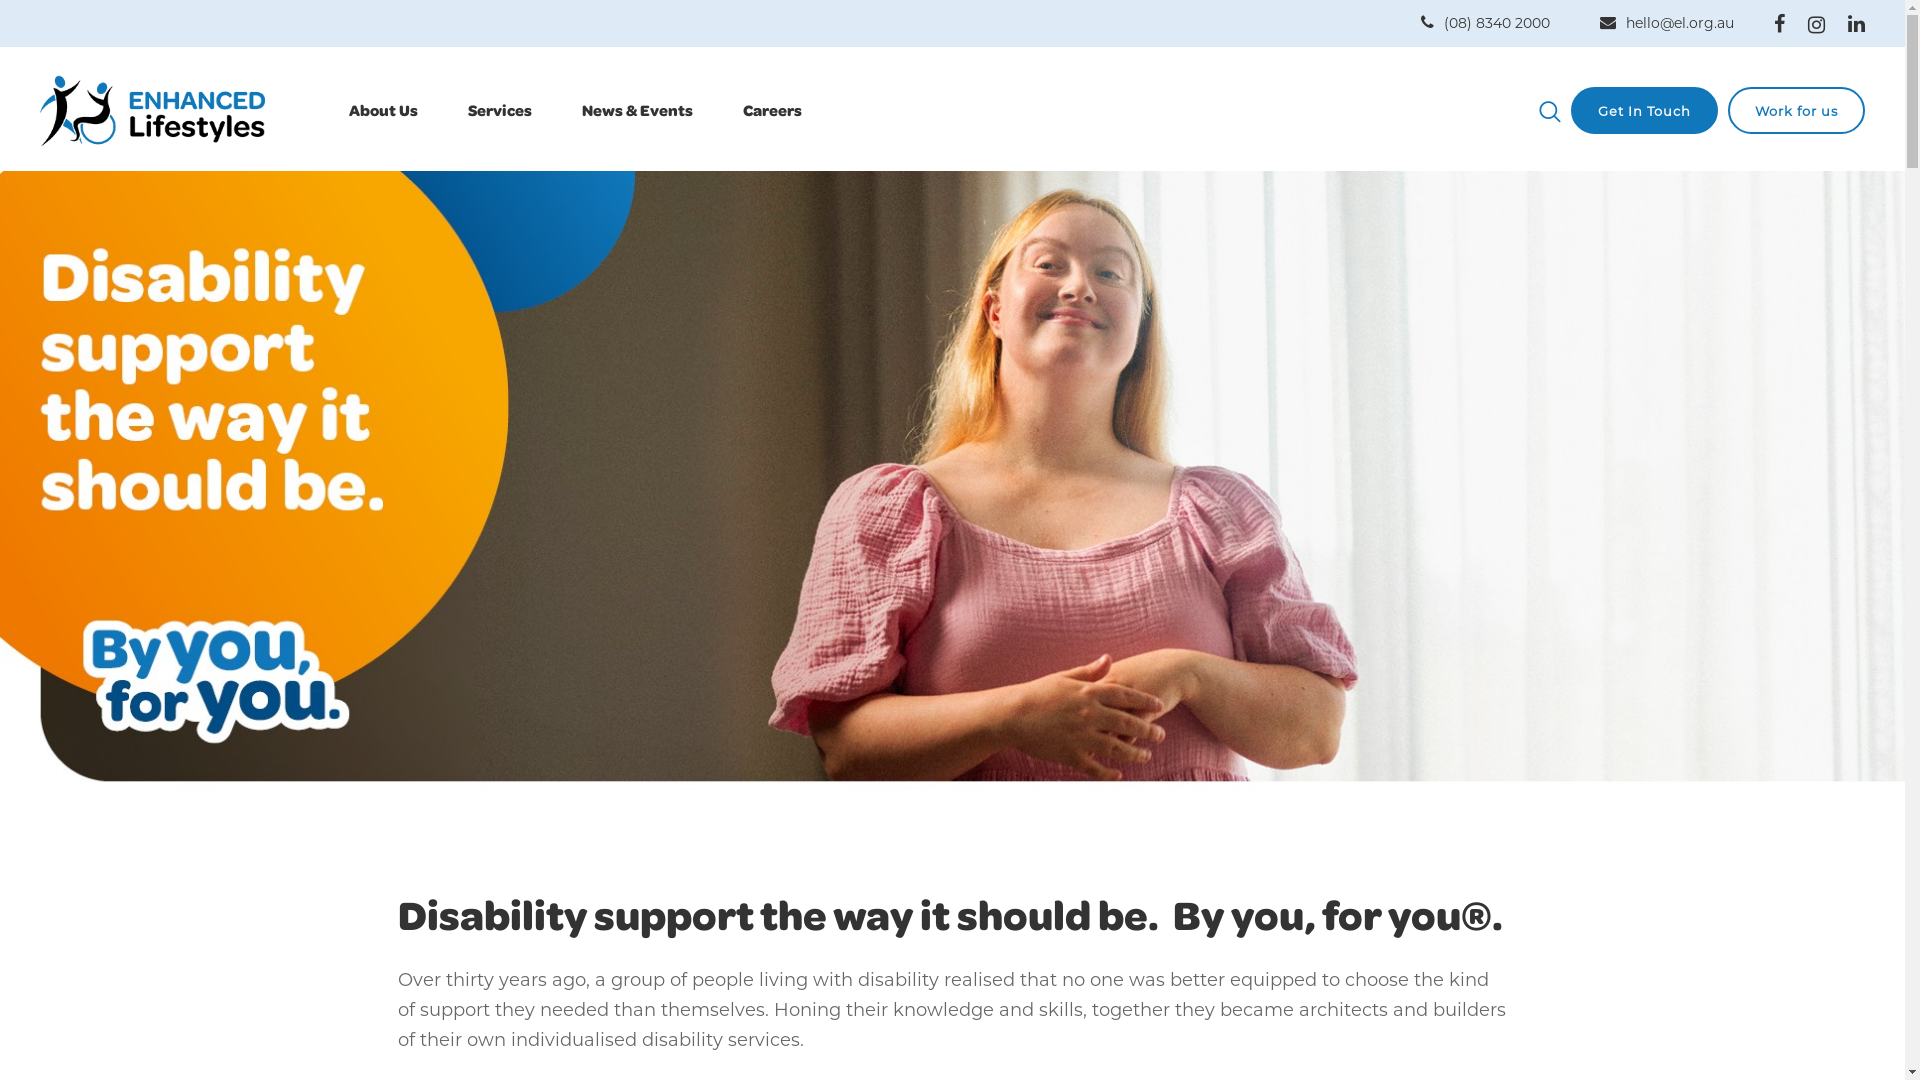  Describe the element at coordinates (1808, 24) in the screenshot. I see `'Instagram'` at that location.